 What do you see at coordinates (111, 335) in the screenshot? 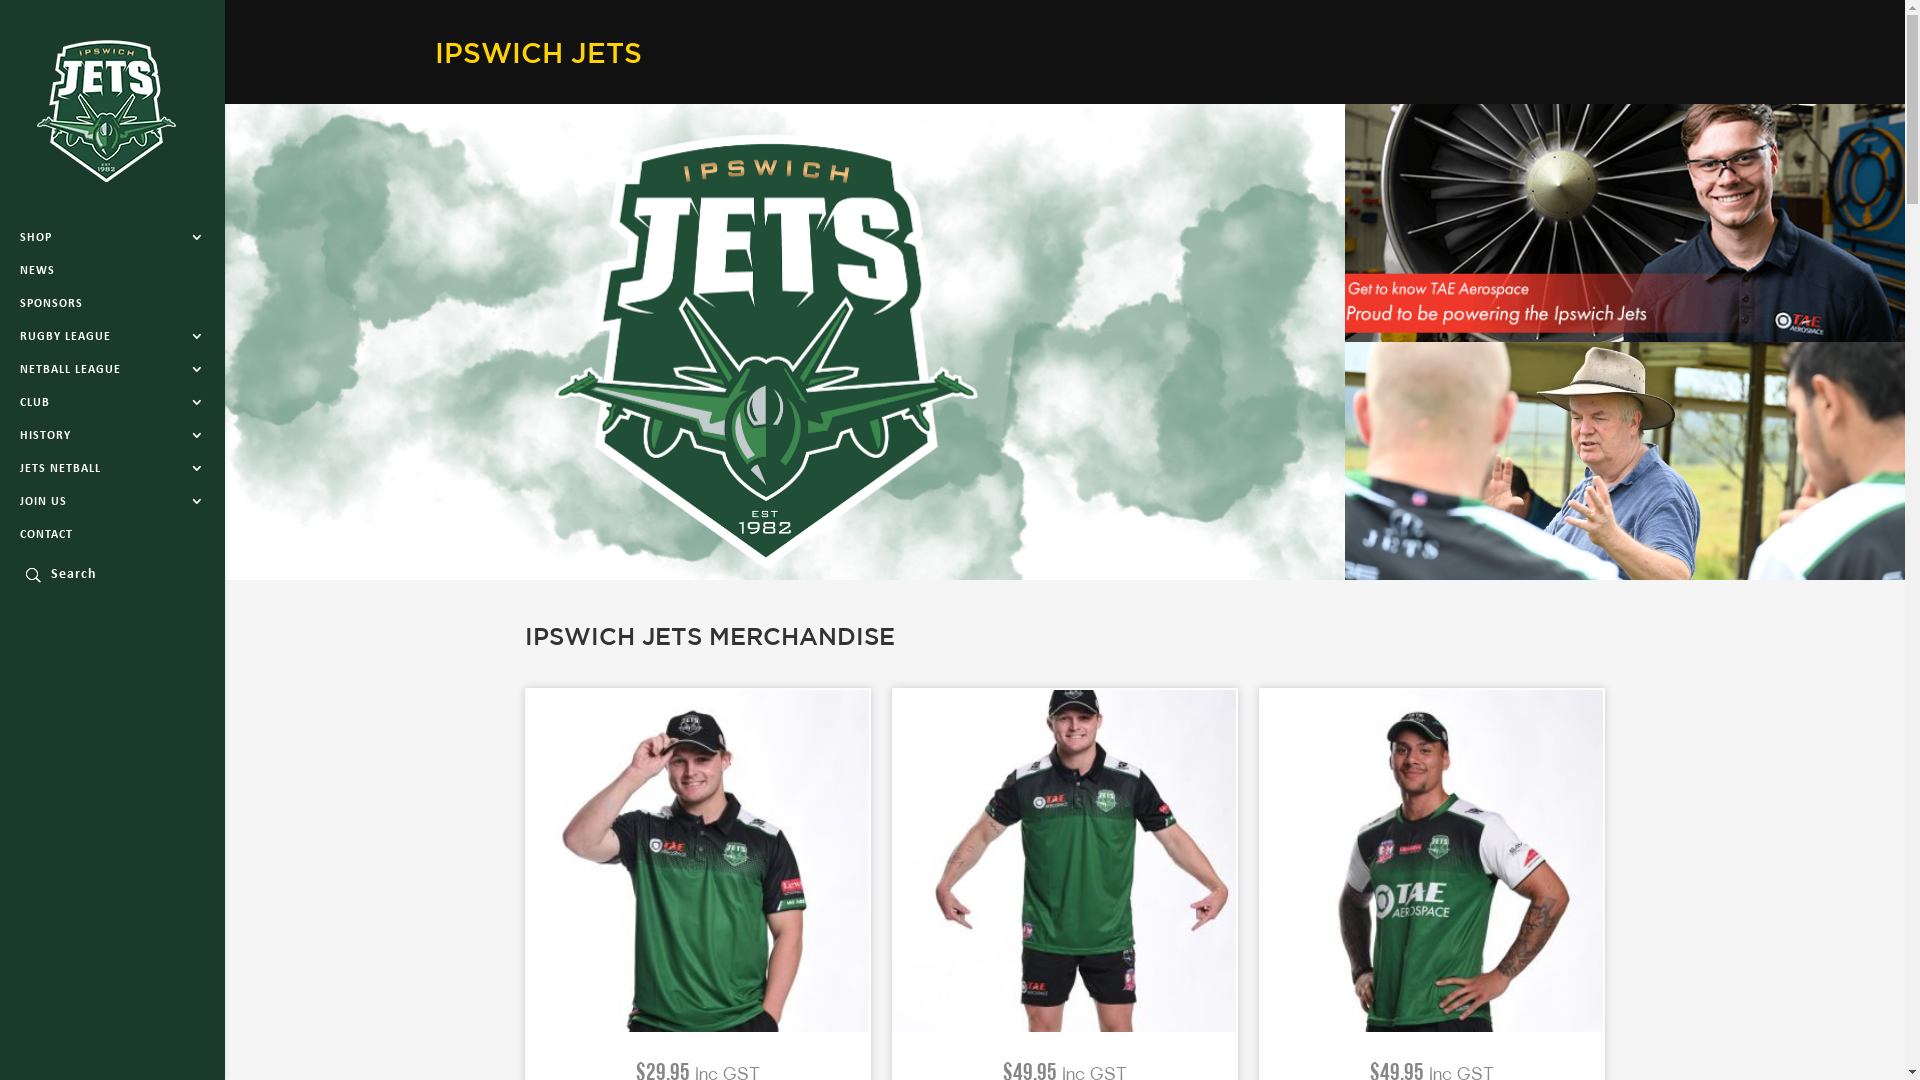
I see `'RUGBY LEAGUE'` at bounding box center [111, 335].